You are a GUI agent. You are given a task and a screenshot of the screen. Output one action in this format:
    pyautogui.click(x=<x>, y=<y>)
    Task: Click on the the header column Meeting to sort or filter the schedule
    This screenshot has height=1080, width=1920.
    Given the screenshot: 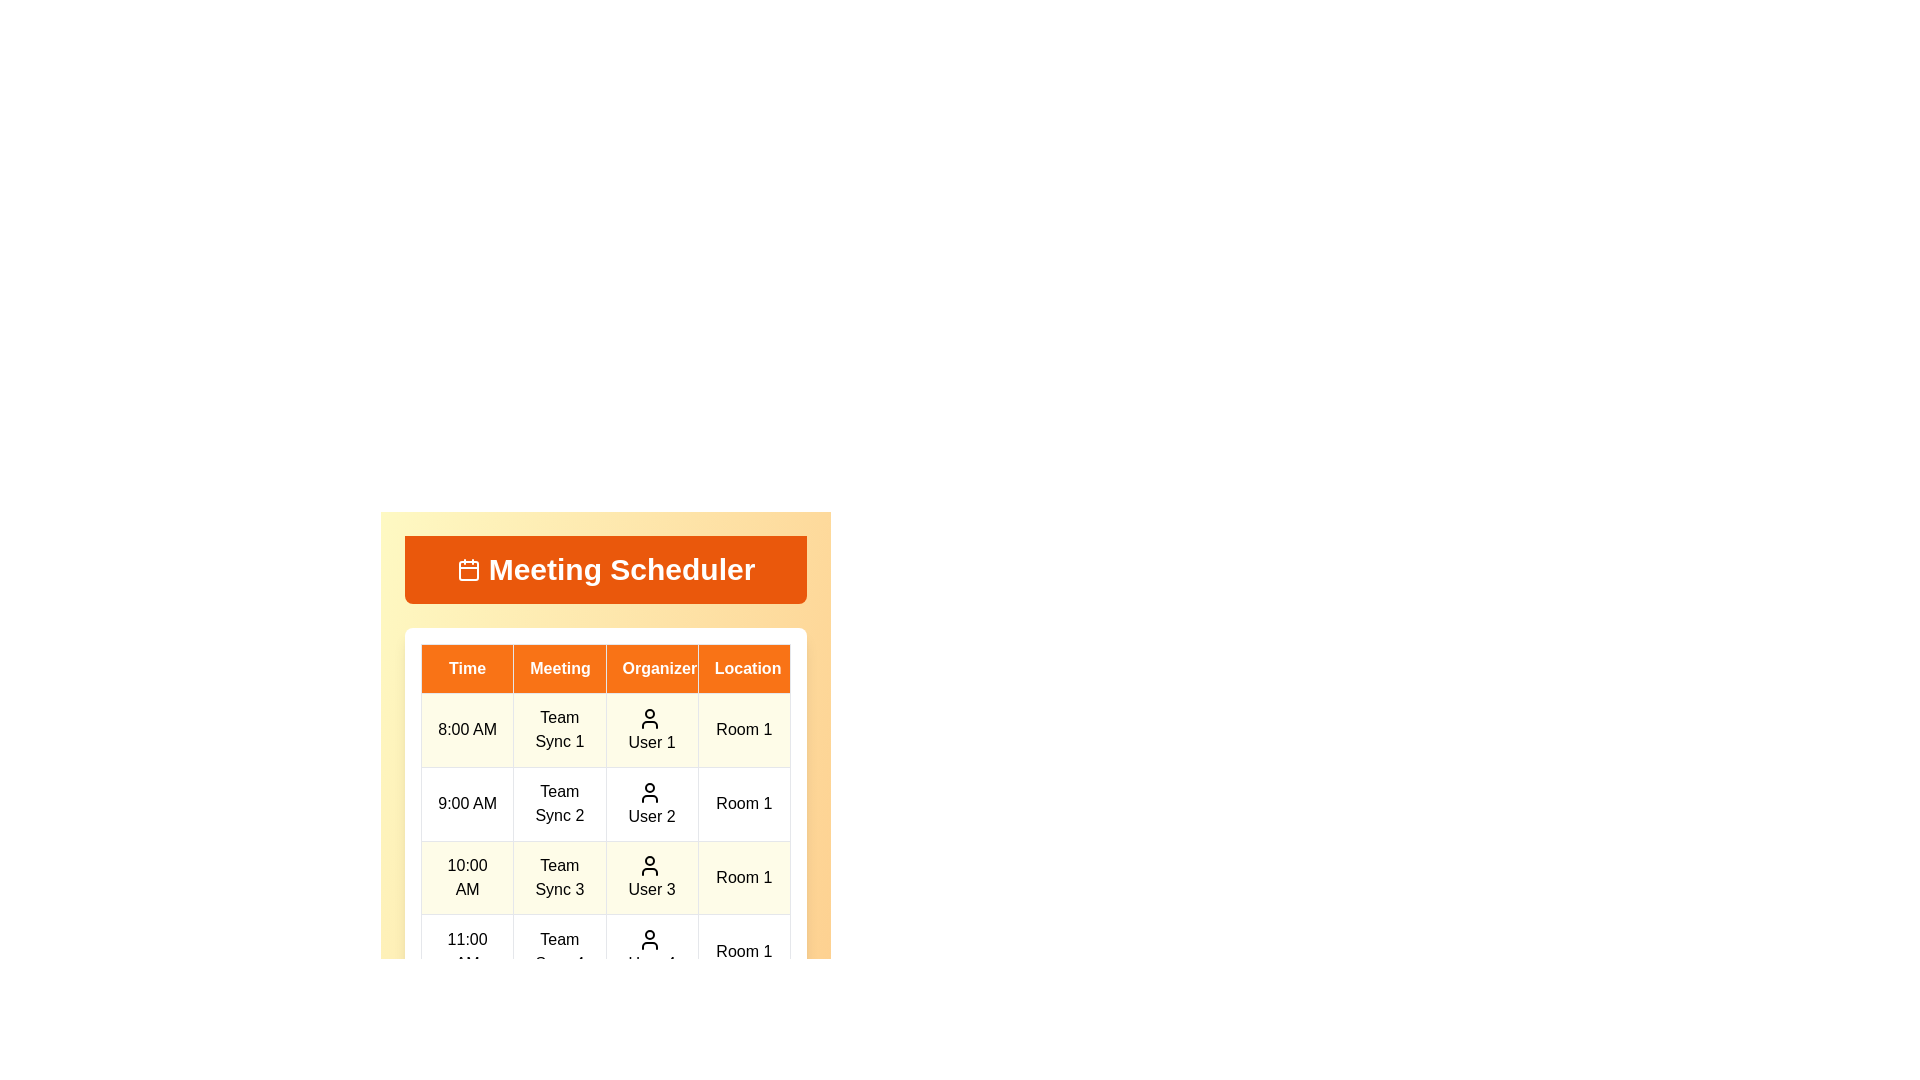 What is the action you would take?
    pyautogui.click(x=559, y=668)
    